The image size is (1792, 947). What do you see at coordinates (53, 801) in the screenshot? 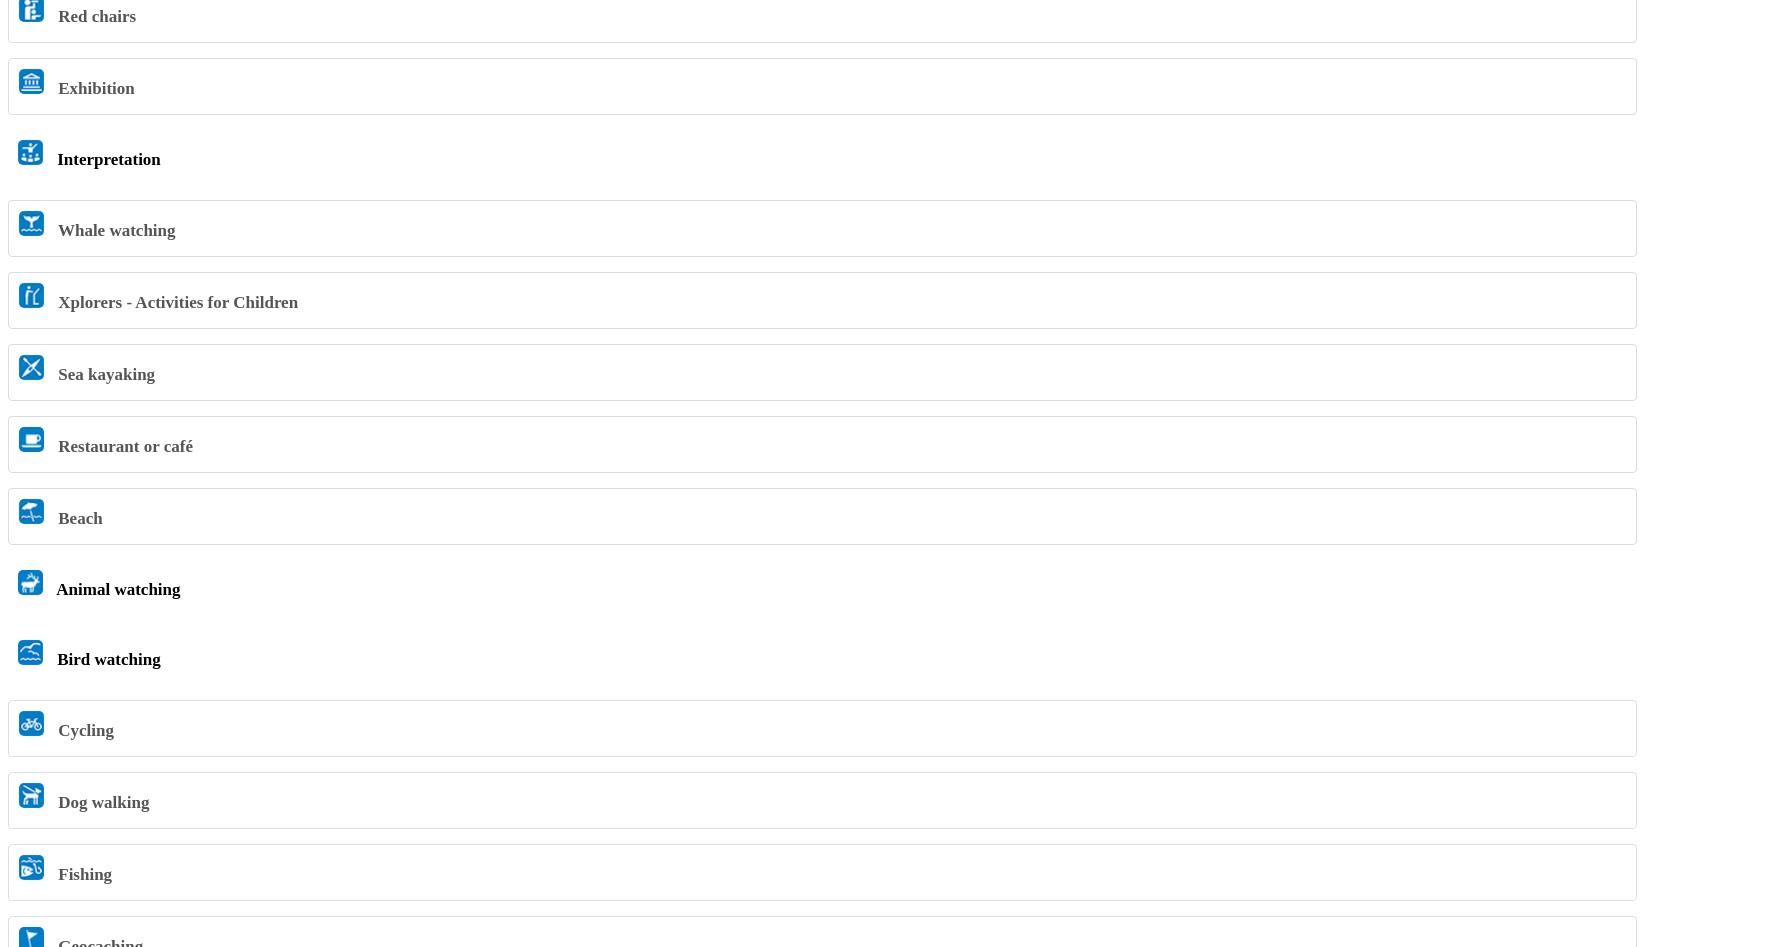
I see `'Dog walking'` at bounding box center [53, 801].